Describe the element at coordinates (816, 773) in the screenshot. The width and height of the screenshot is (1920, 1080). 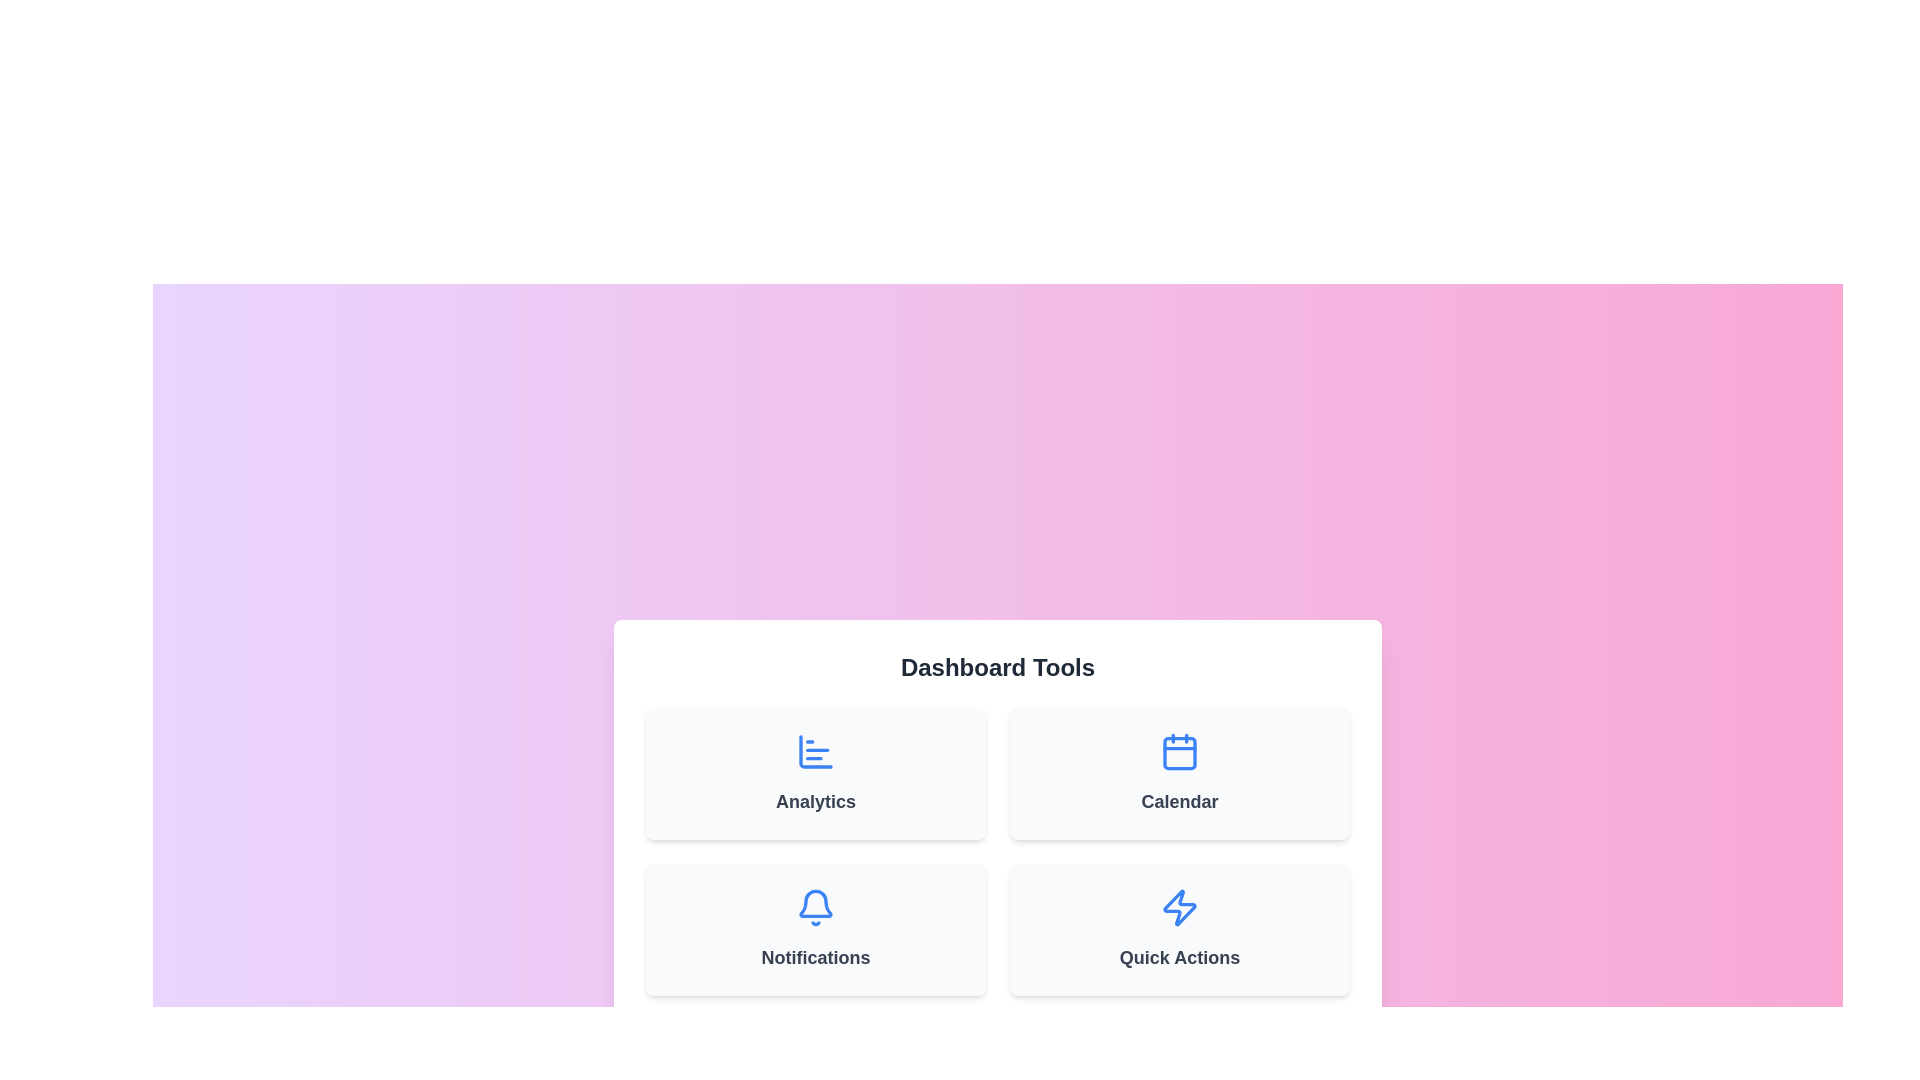
I see `the interactive analytics card located in the top-left corner of the grid layout` at that location.